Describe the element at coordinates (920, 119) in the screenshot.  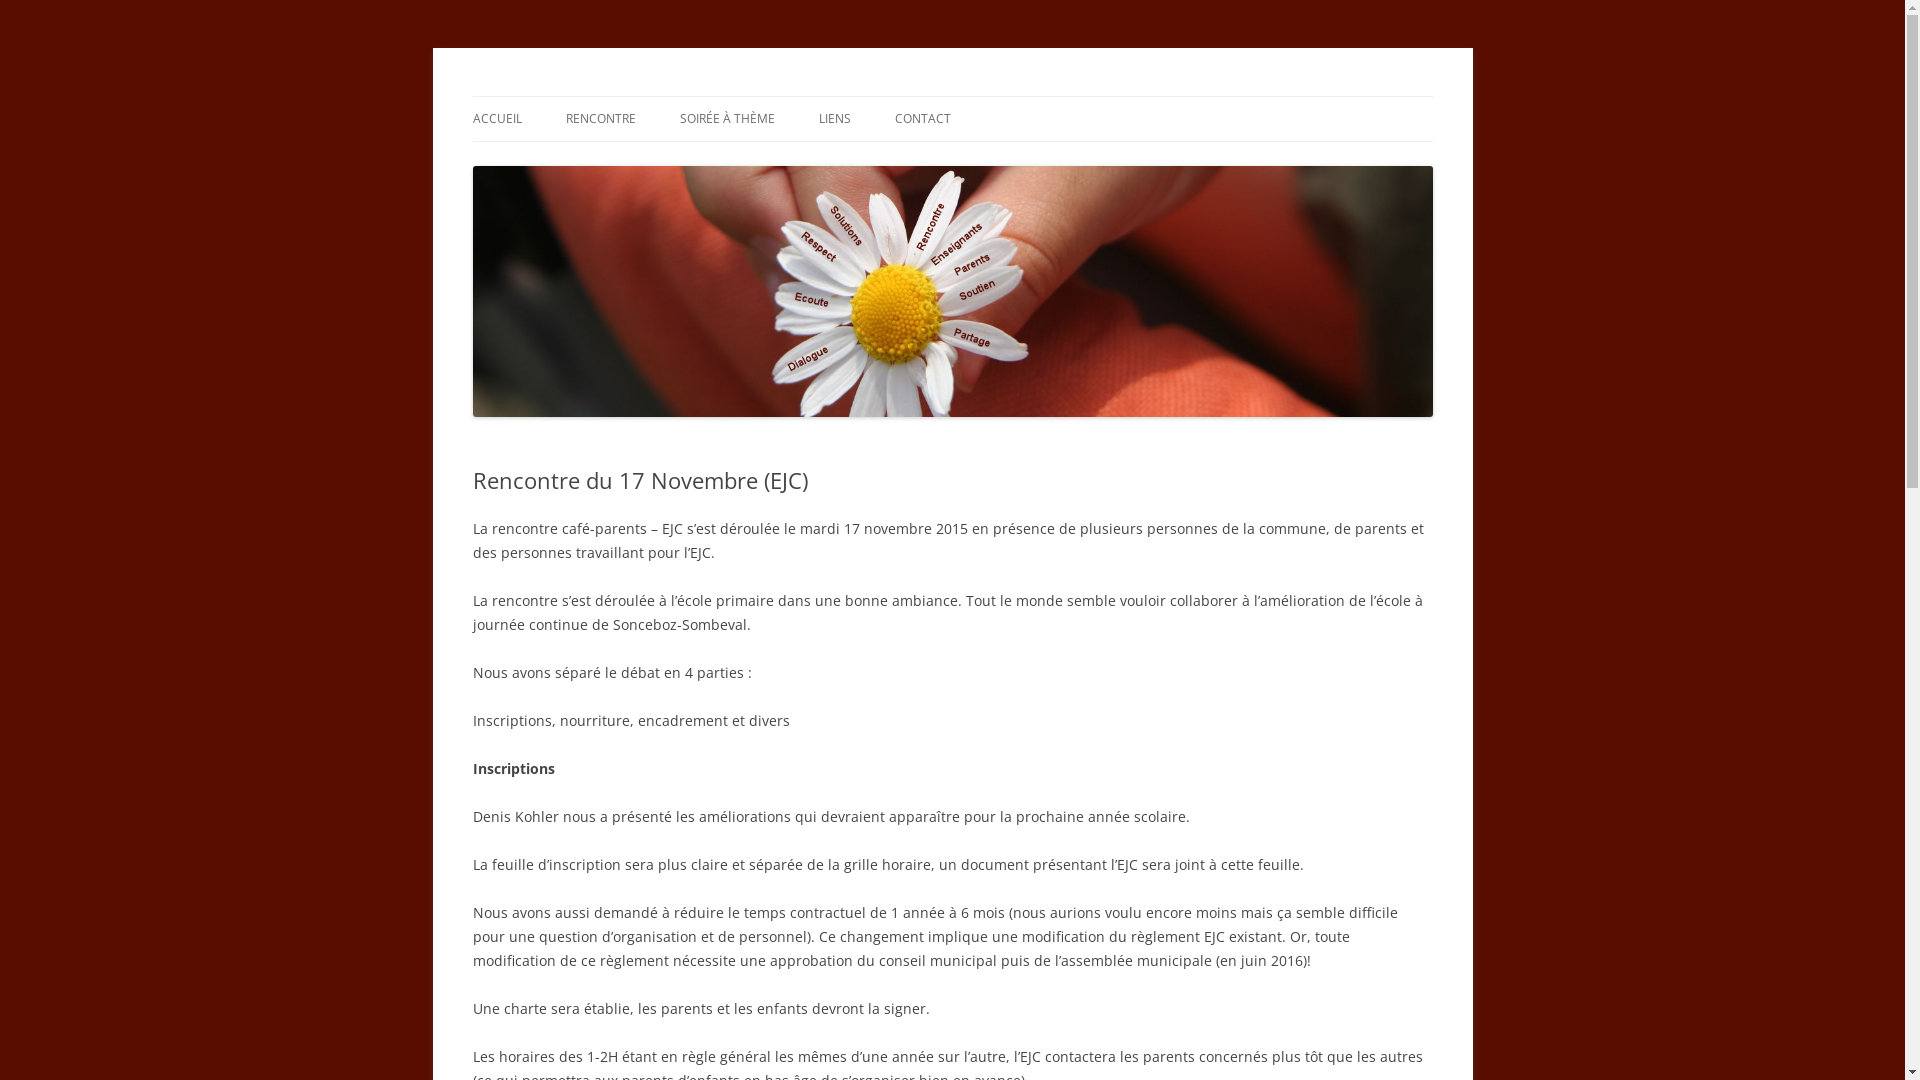
I see `'CONTACT'` at that location.